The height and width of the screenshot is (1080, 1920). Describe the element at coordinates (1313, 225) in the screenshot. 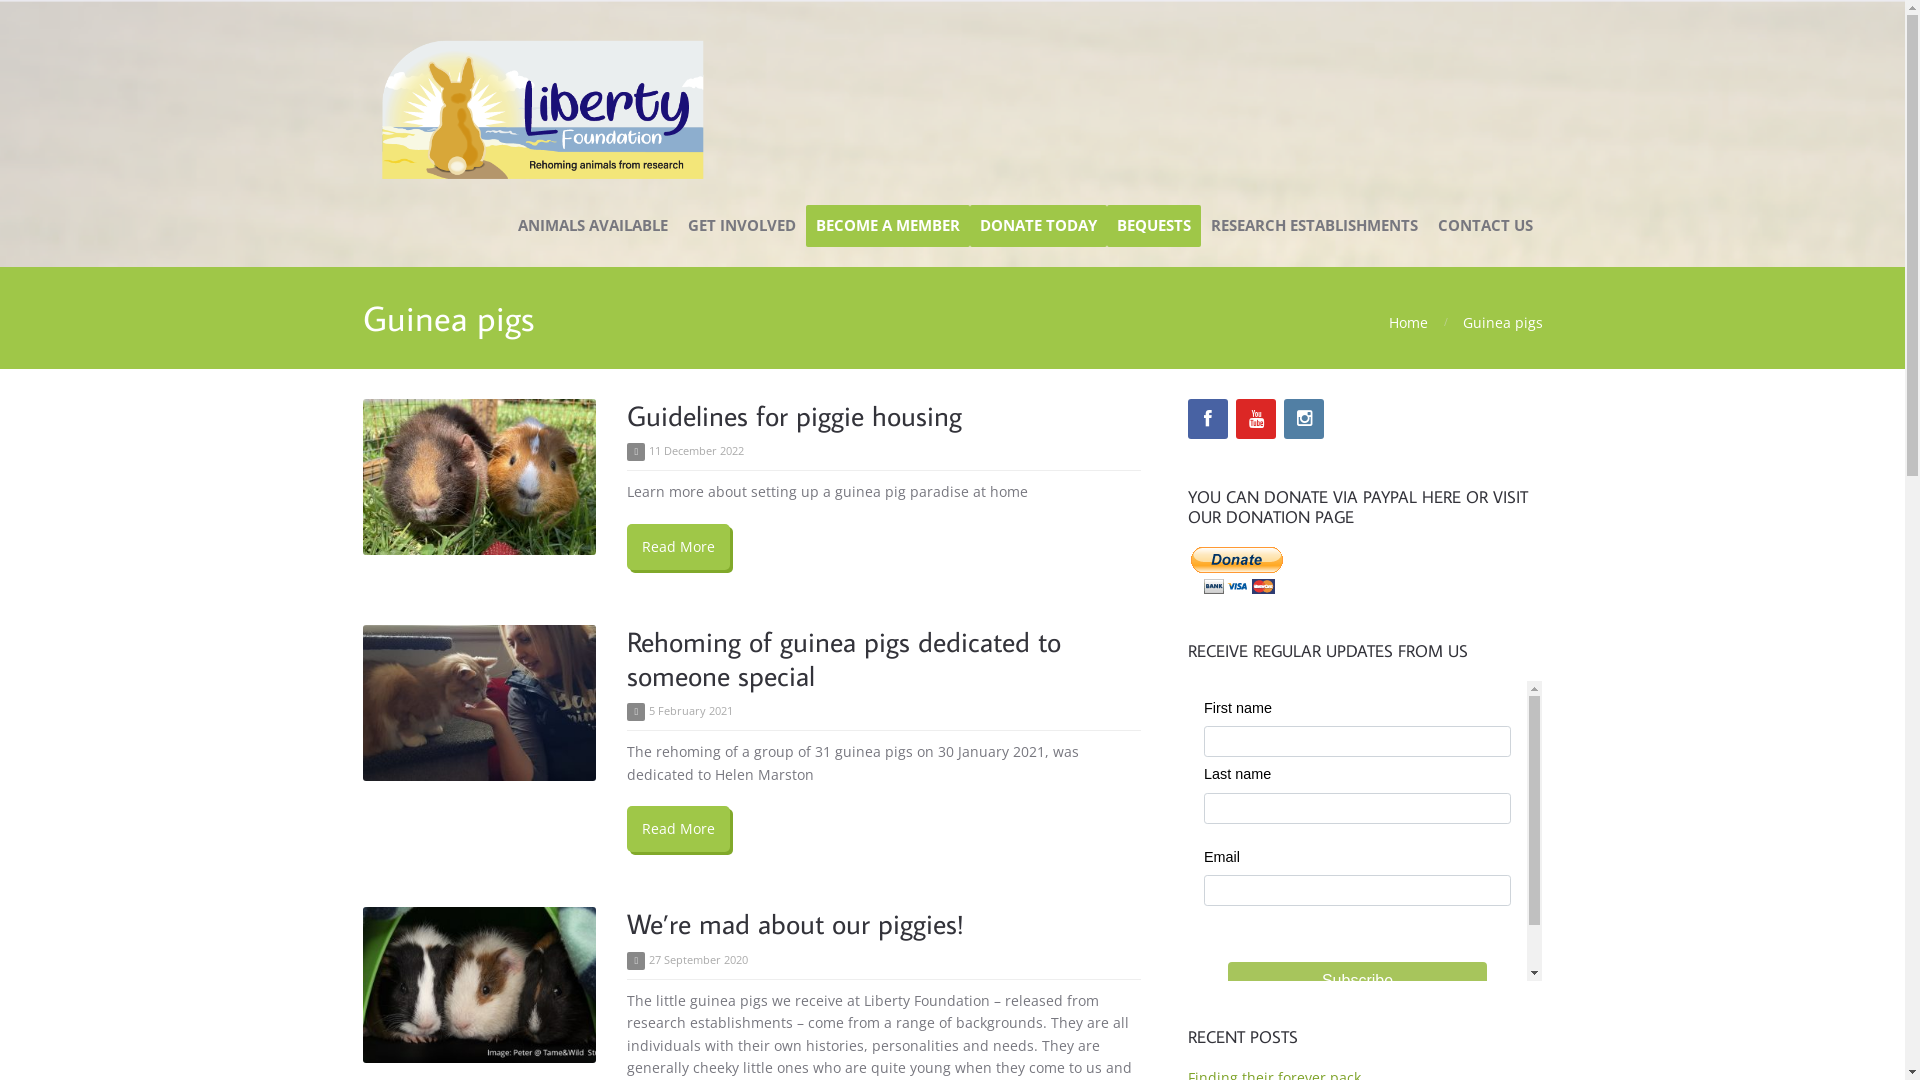

I see `'RESEARCH ESTABLISHMENTS'` at that location.